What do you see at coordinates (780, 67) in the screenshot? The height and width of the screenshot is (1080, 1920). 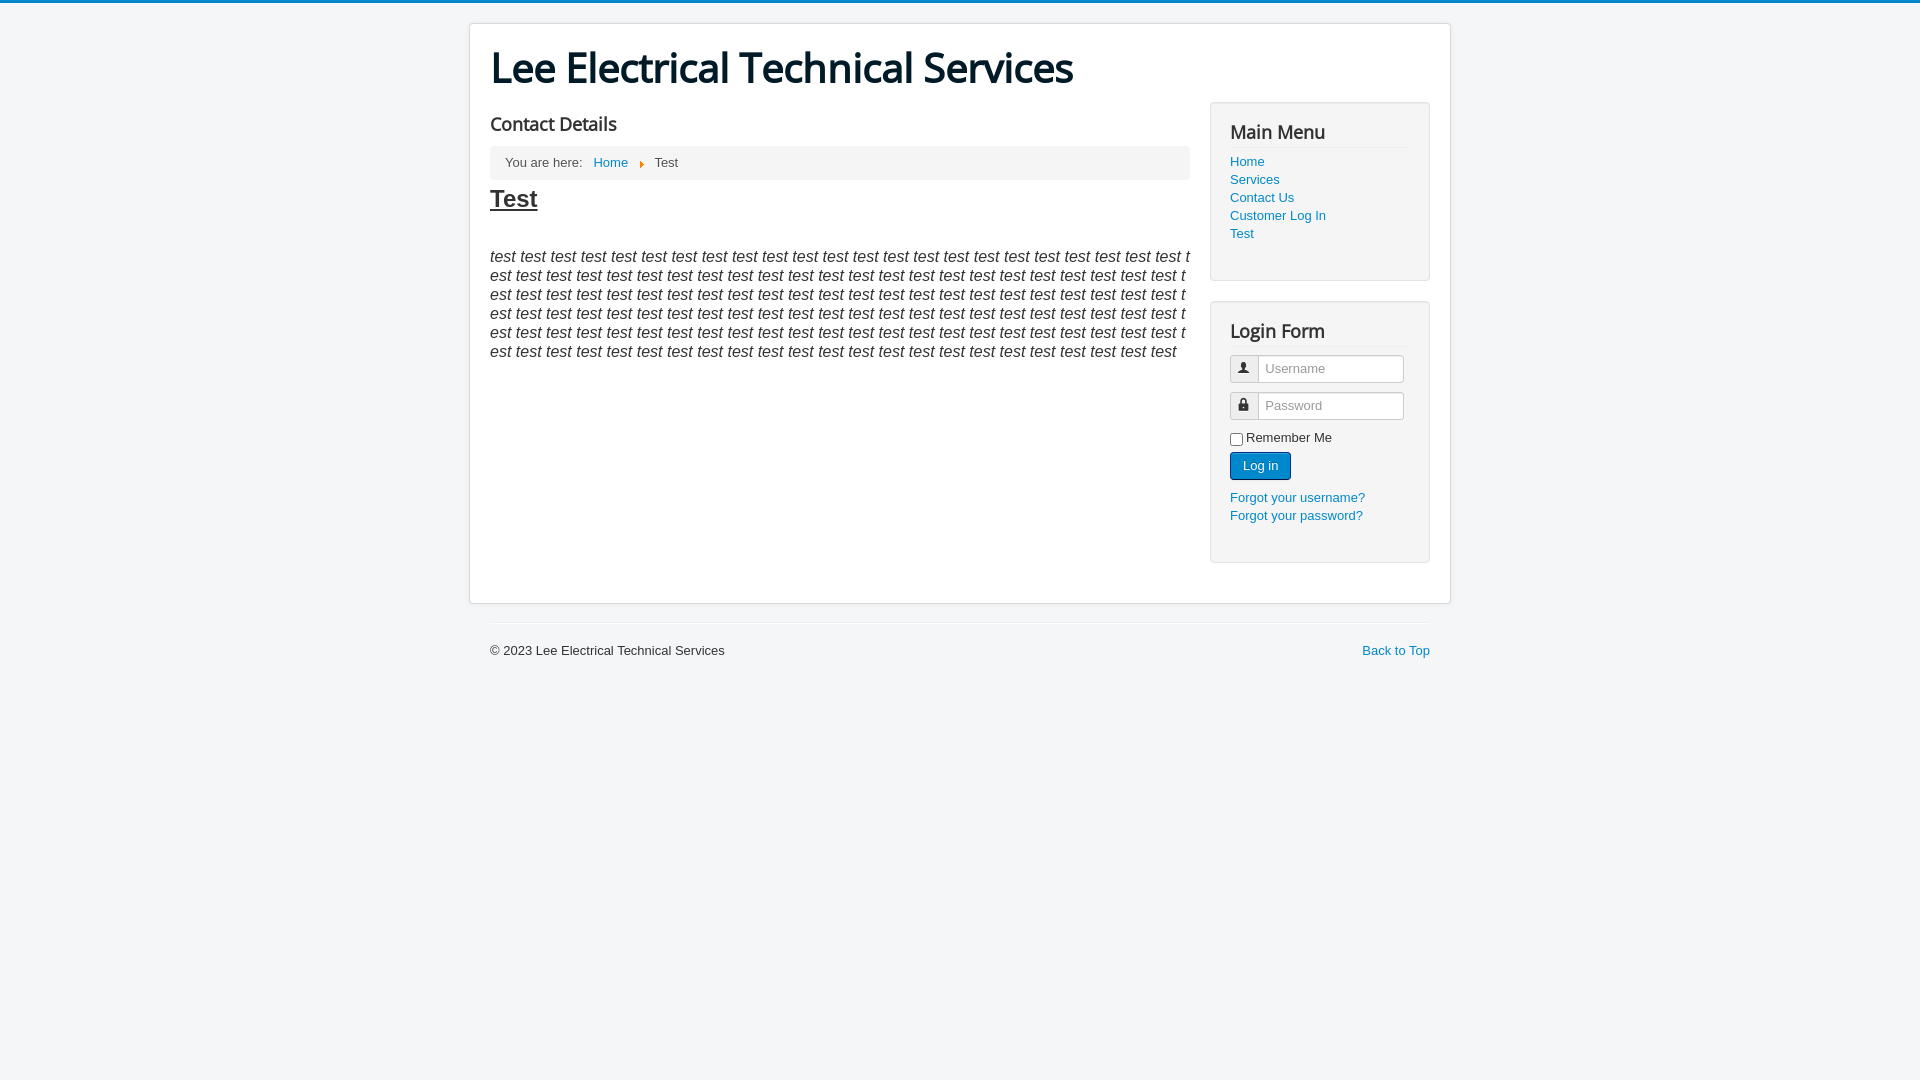 I see `'Lee Electrical Technical Services'` at bounding box center [780, 67].